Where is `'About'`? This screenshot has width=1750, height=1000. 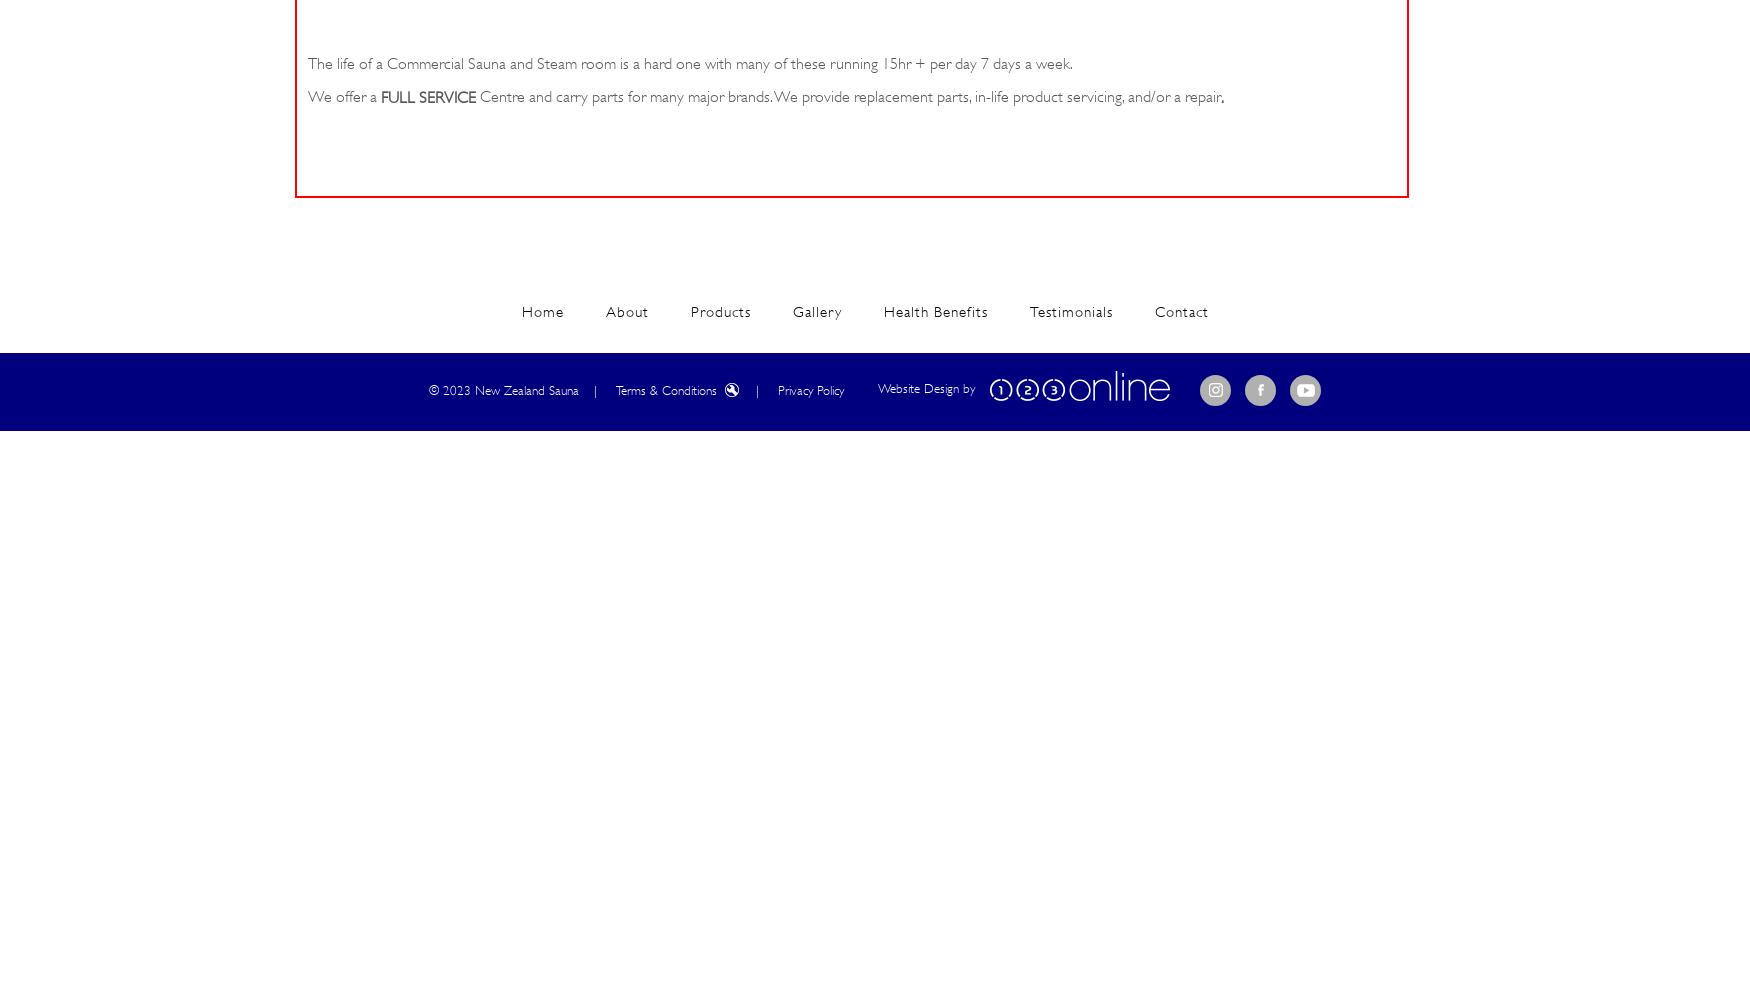
'About' is located at coordinates (604, 312).